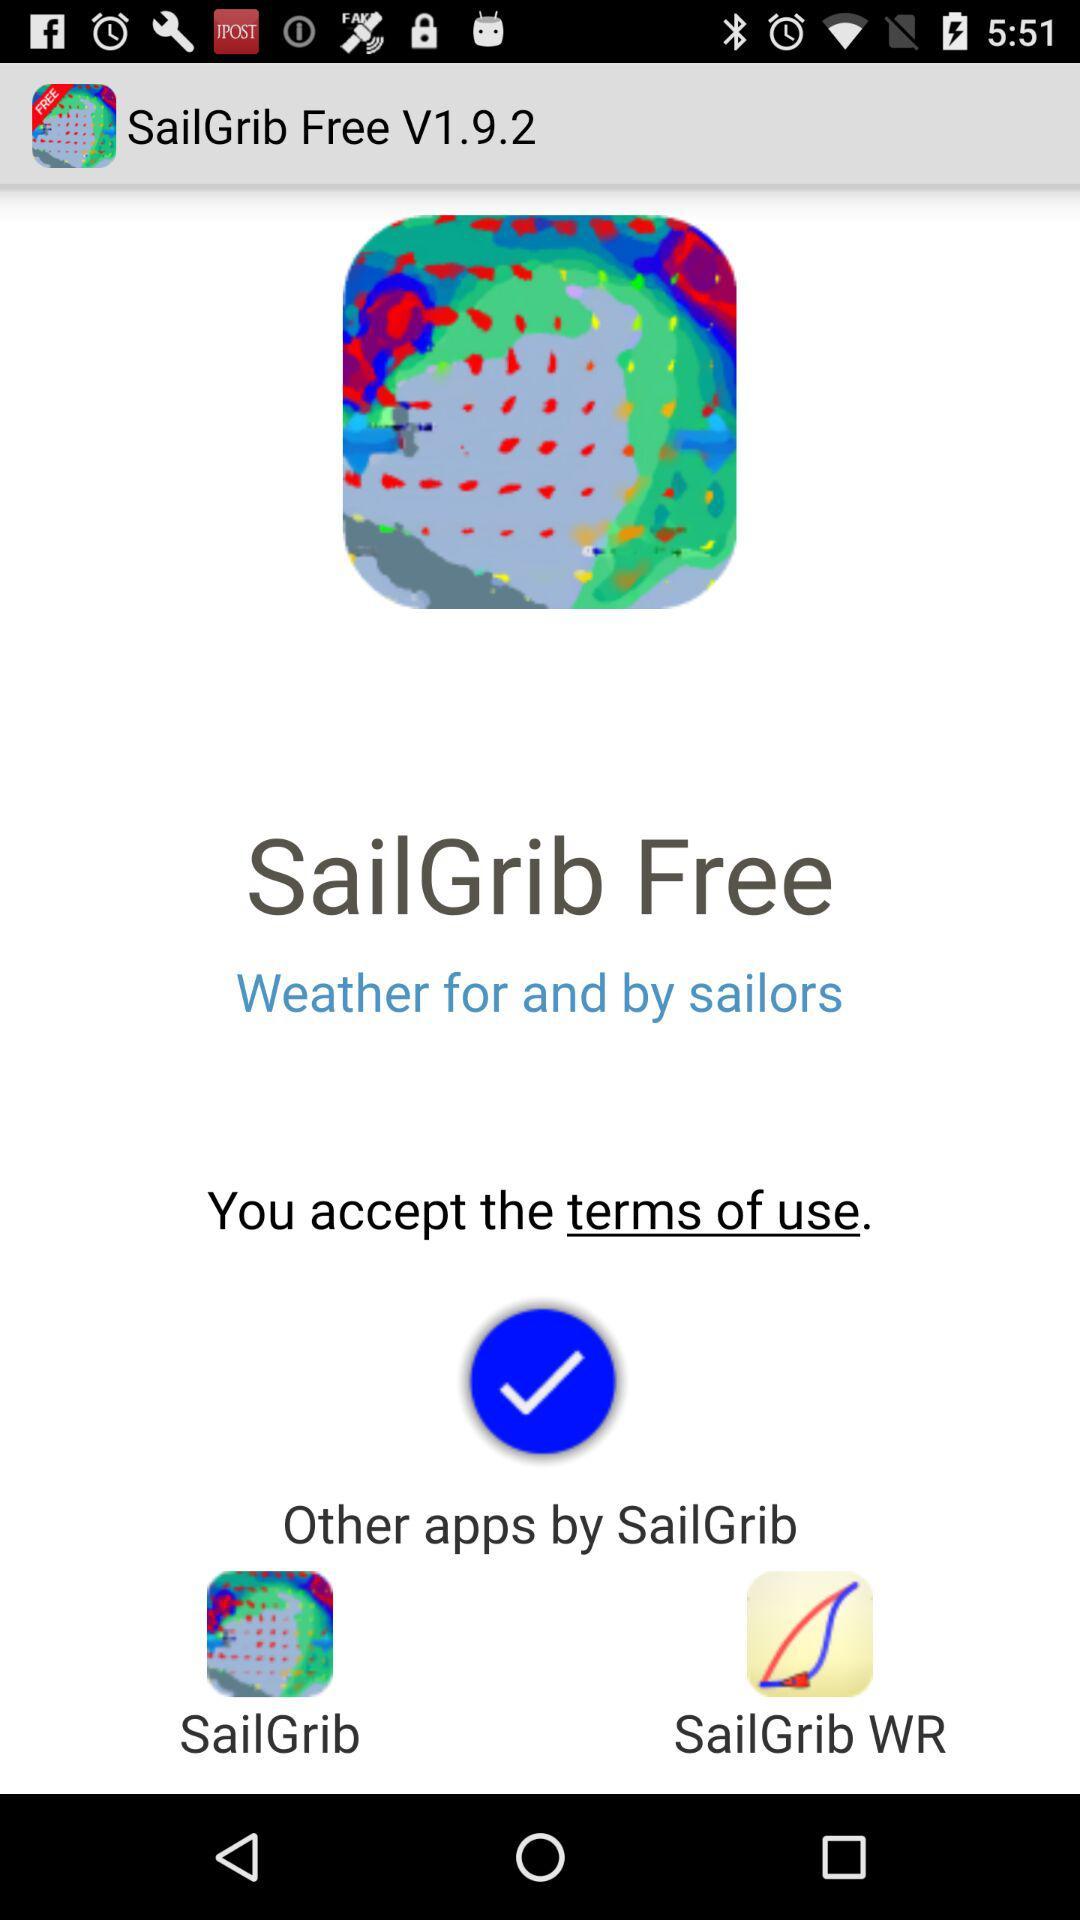  Describe the element at coordinates (540, 1379) in the screenshot. I see `accept terms` at that location.